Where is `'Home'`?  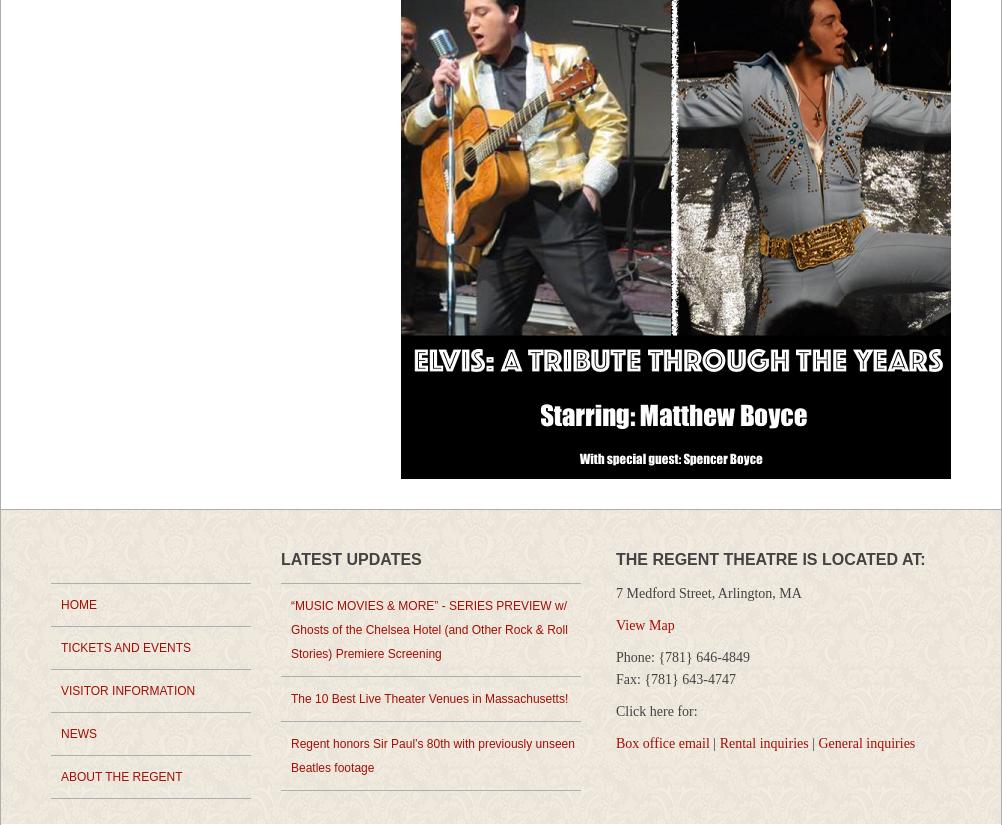 'Home' is located at coordinates (78, 604).